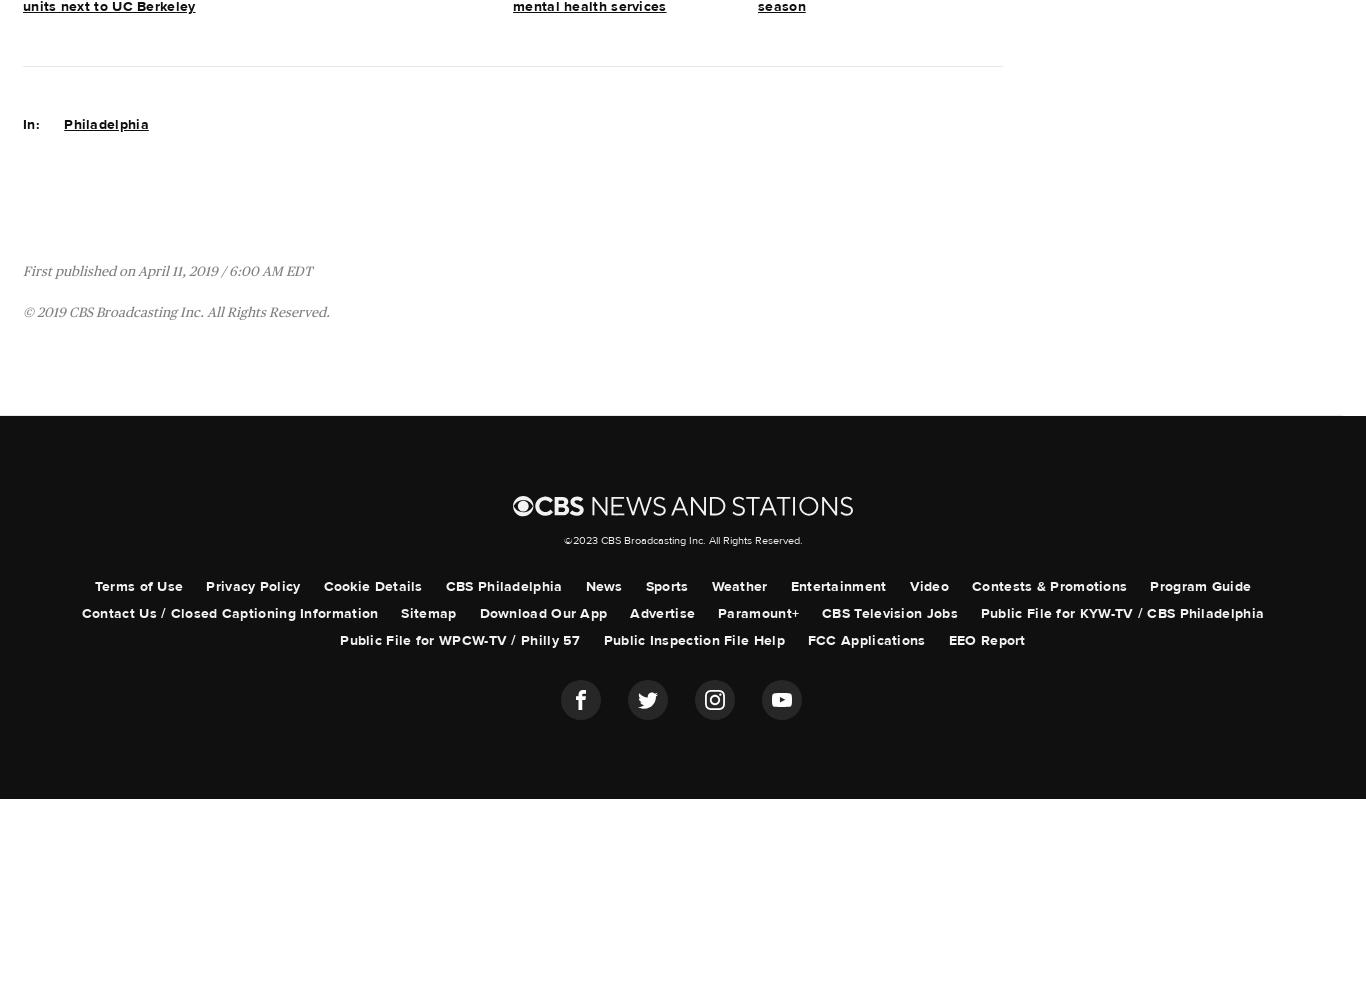  Describe the element at coordinates (907, 585) in the screenshot. I see `'Video'` at that location.